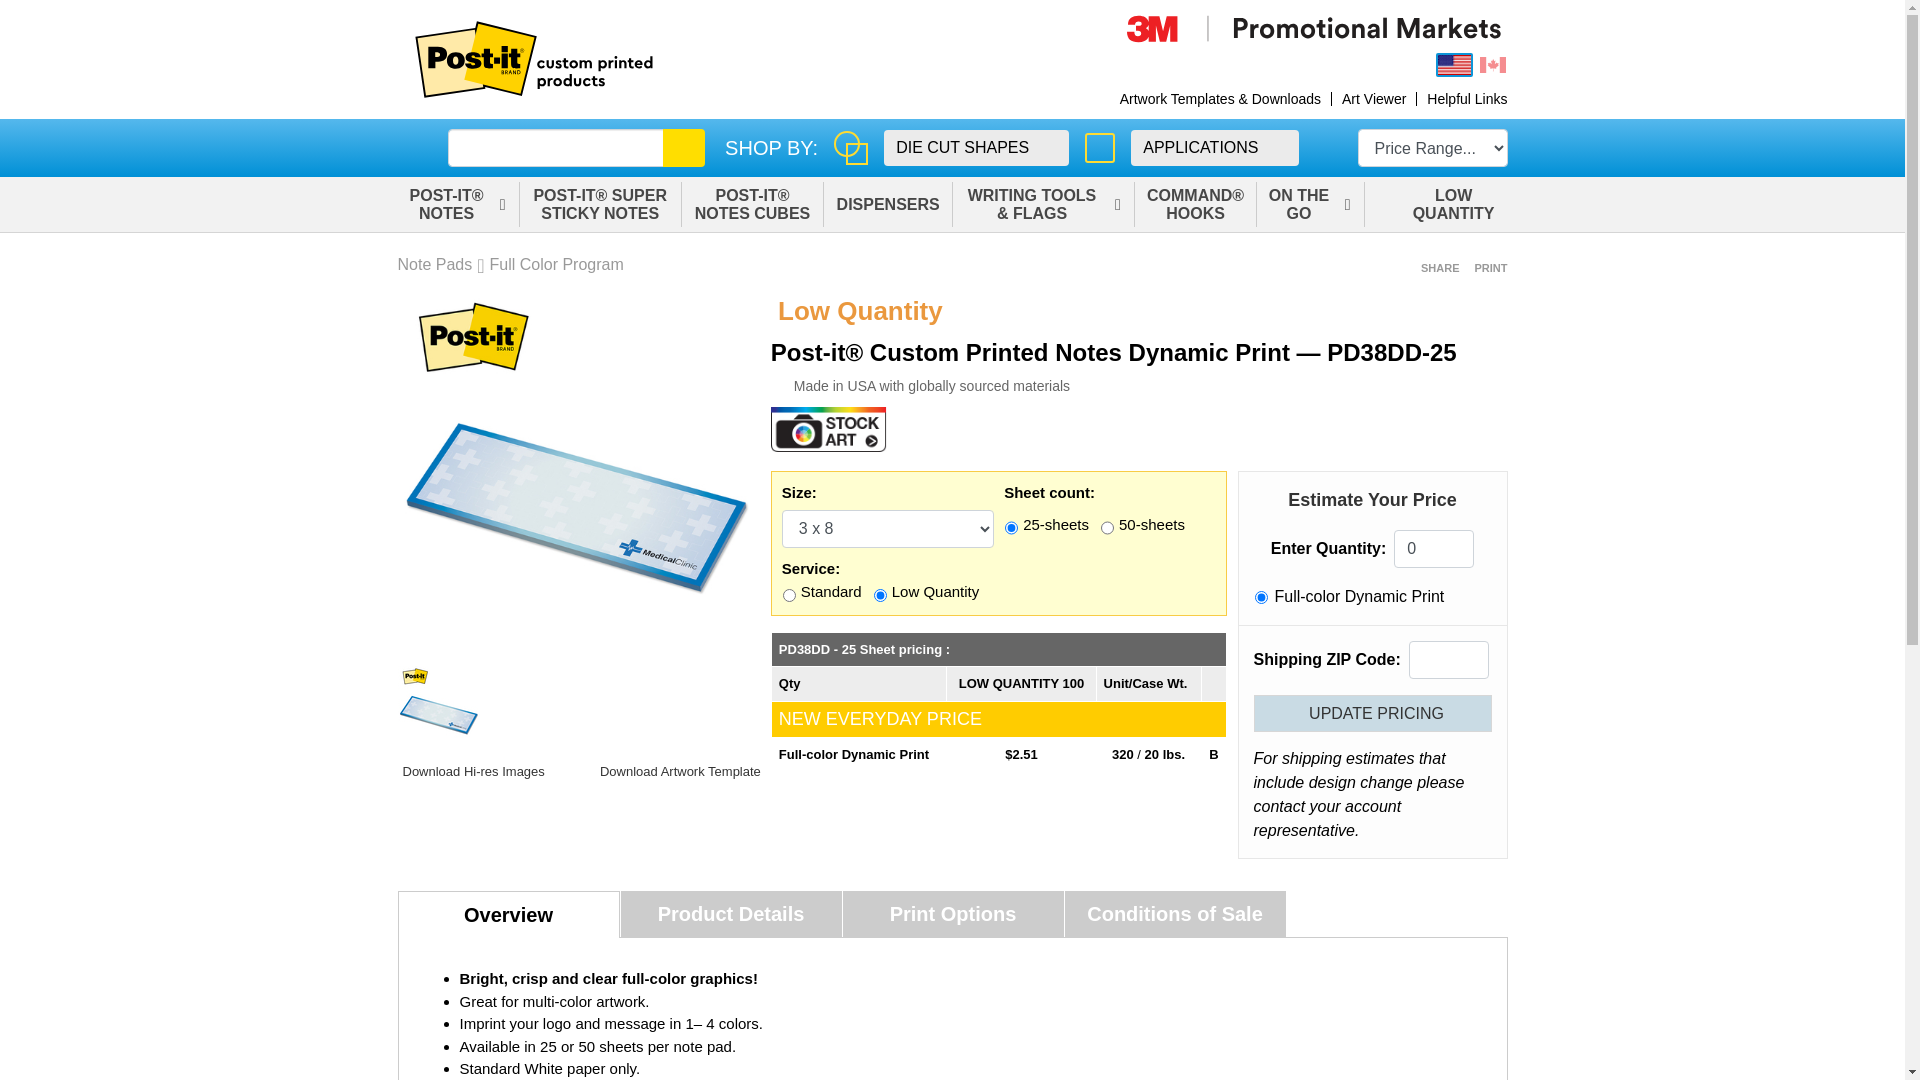 The height and width of the screenshot is (1080, 1920). I want to click on 'Product Details', so click(729, 914).